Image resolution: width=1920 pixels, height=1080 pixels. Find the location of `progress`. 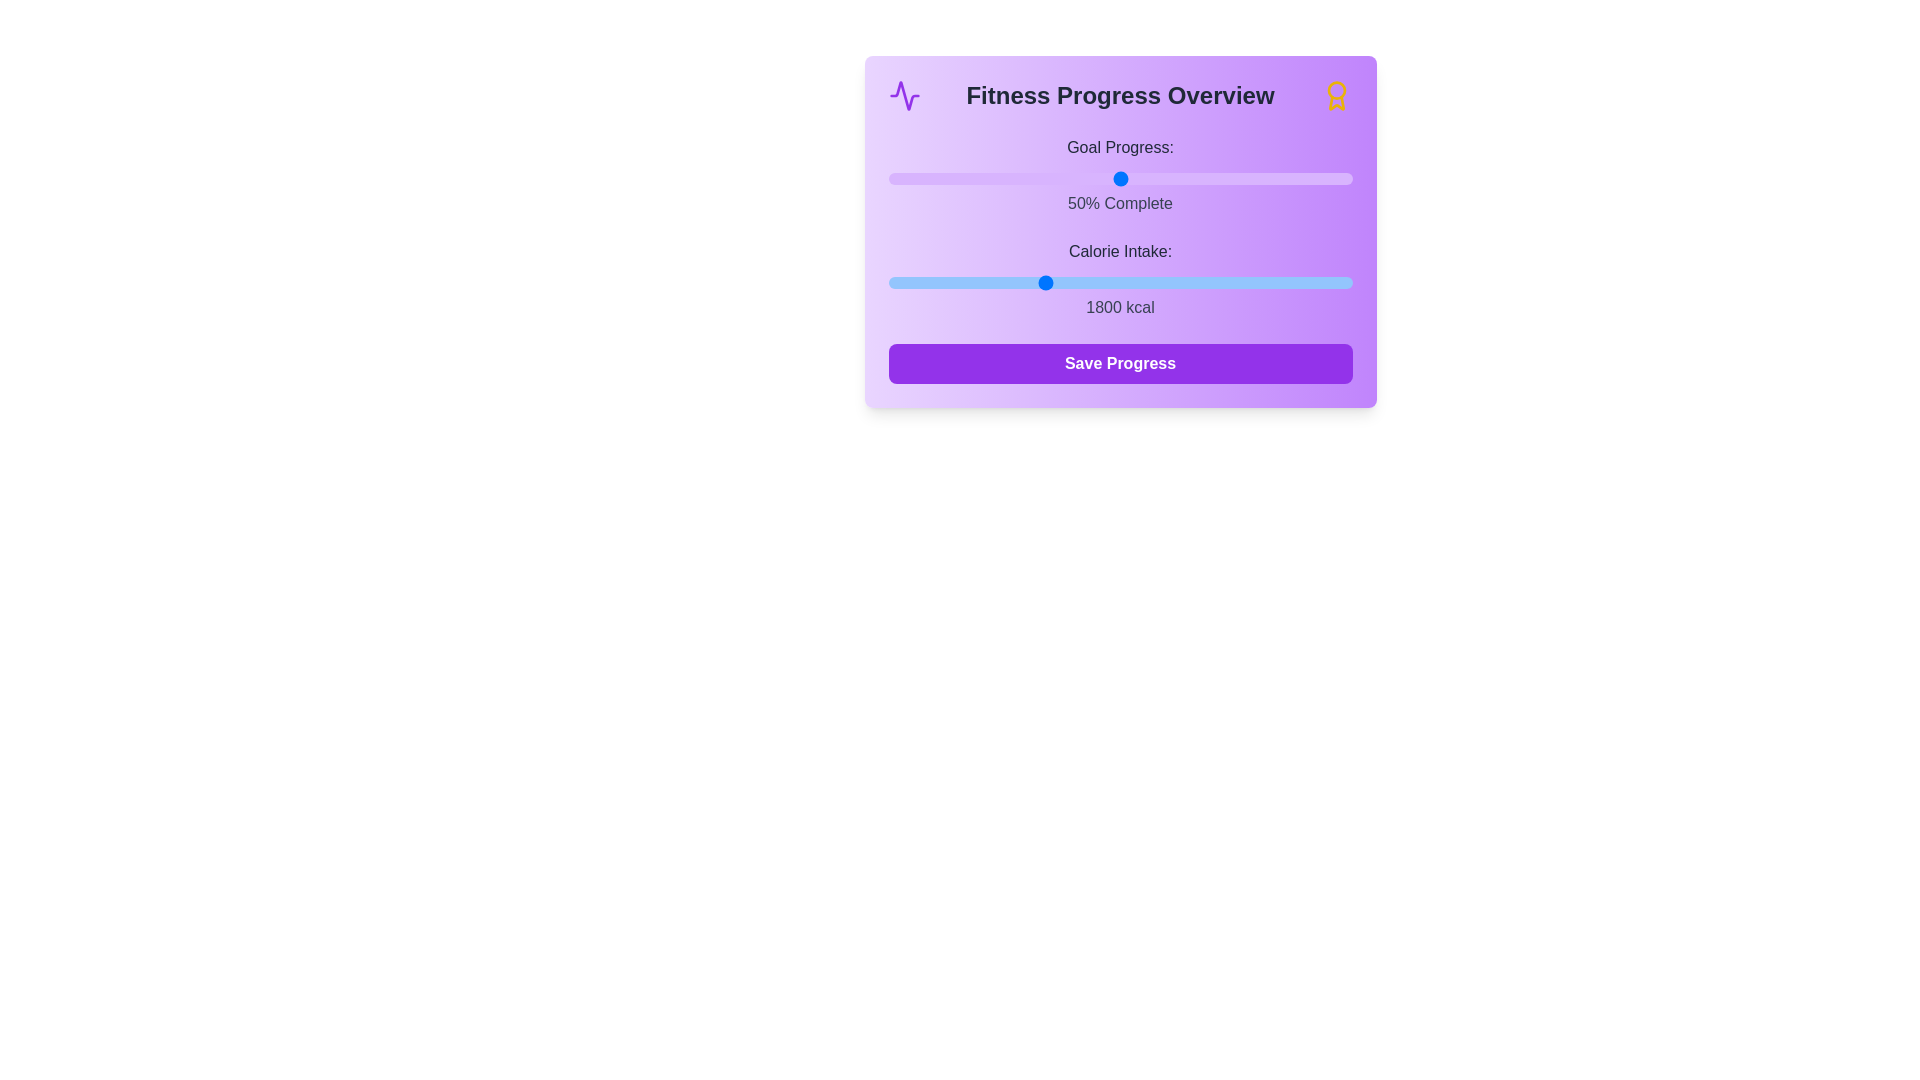

progress is located at coordinates (1272, 177).